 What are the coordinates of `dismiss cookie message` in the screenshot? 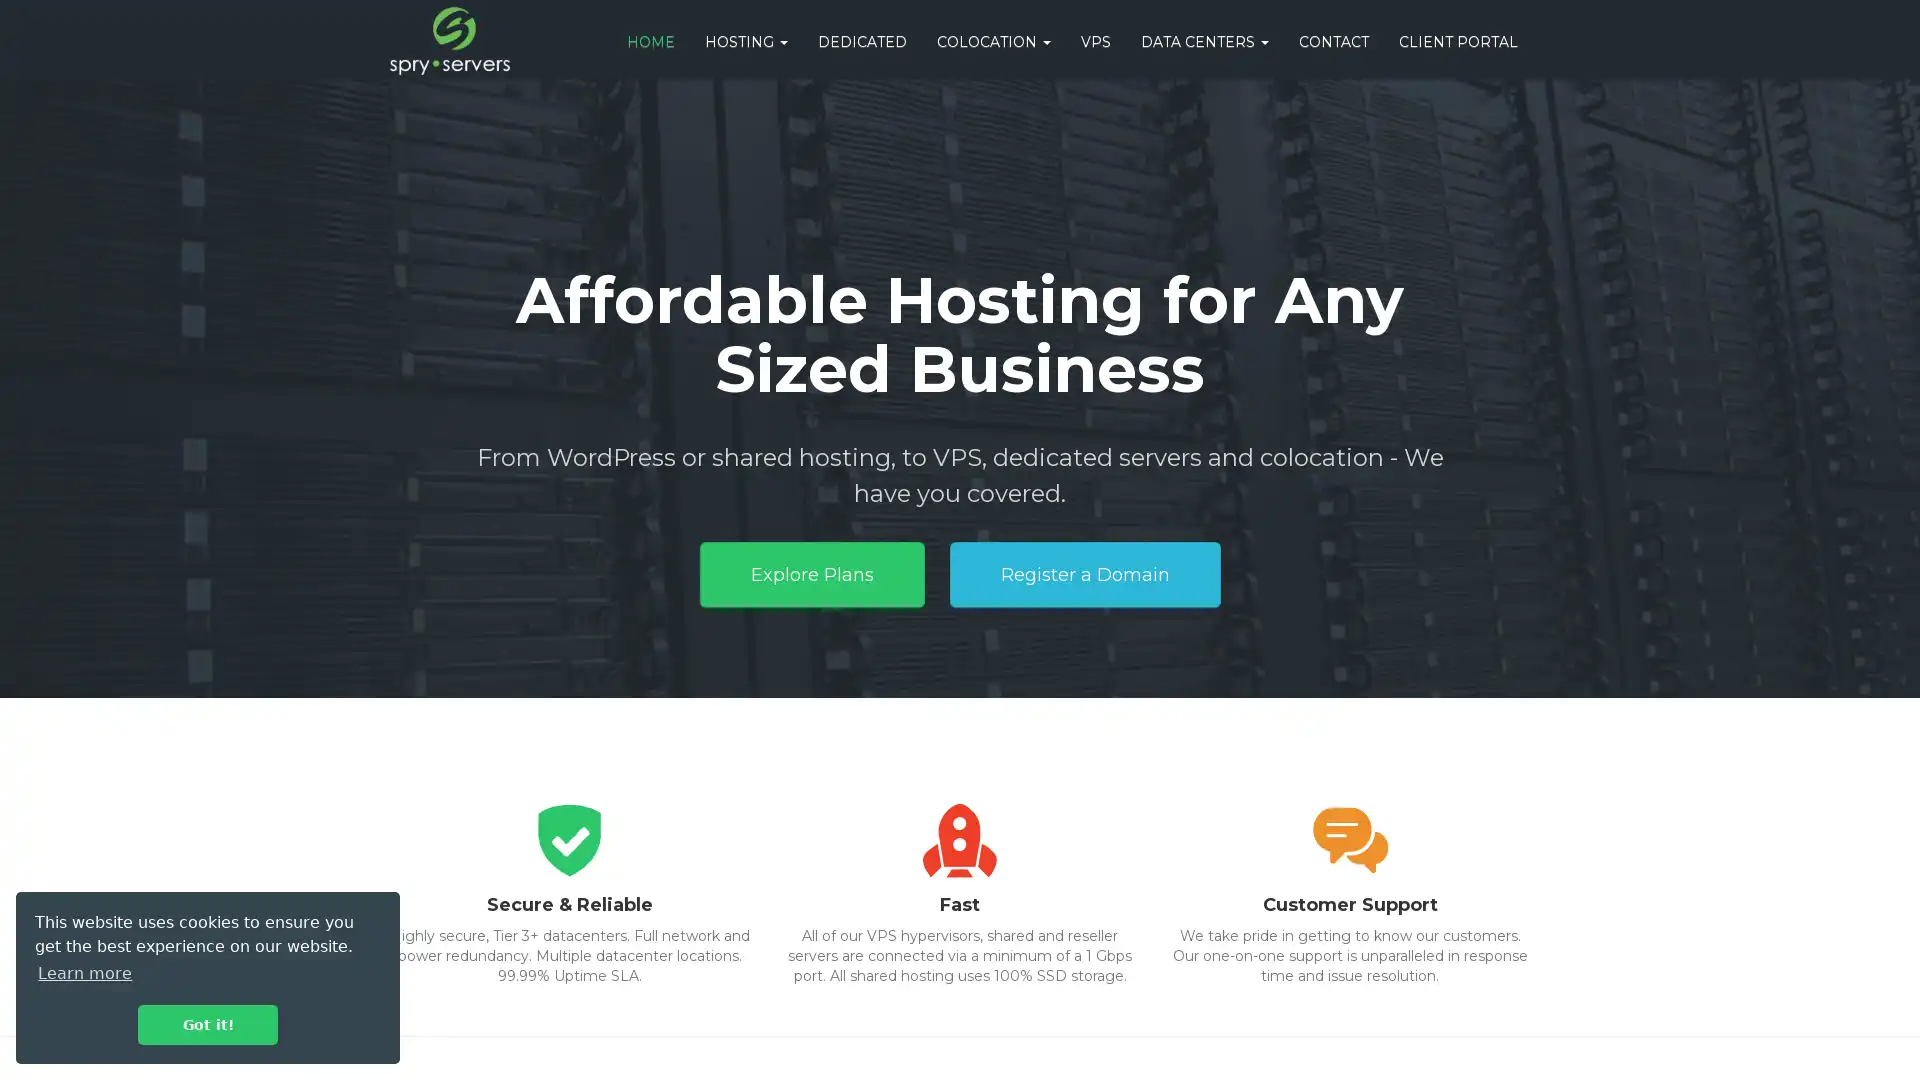 It's located at (207, 1024).